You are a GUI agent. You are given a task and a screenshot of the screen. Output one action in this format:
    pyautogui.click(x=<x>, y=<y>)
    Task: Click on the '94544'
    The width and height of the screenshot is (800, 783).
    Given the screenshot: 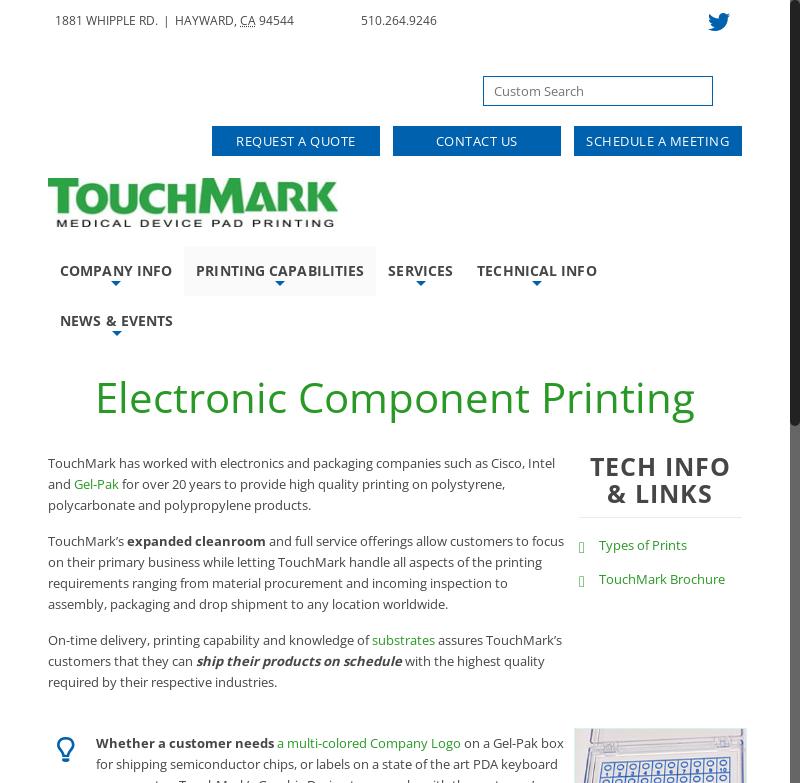 What is the action you would take?
    pyautogui.click(x=275, y=20)
    